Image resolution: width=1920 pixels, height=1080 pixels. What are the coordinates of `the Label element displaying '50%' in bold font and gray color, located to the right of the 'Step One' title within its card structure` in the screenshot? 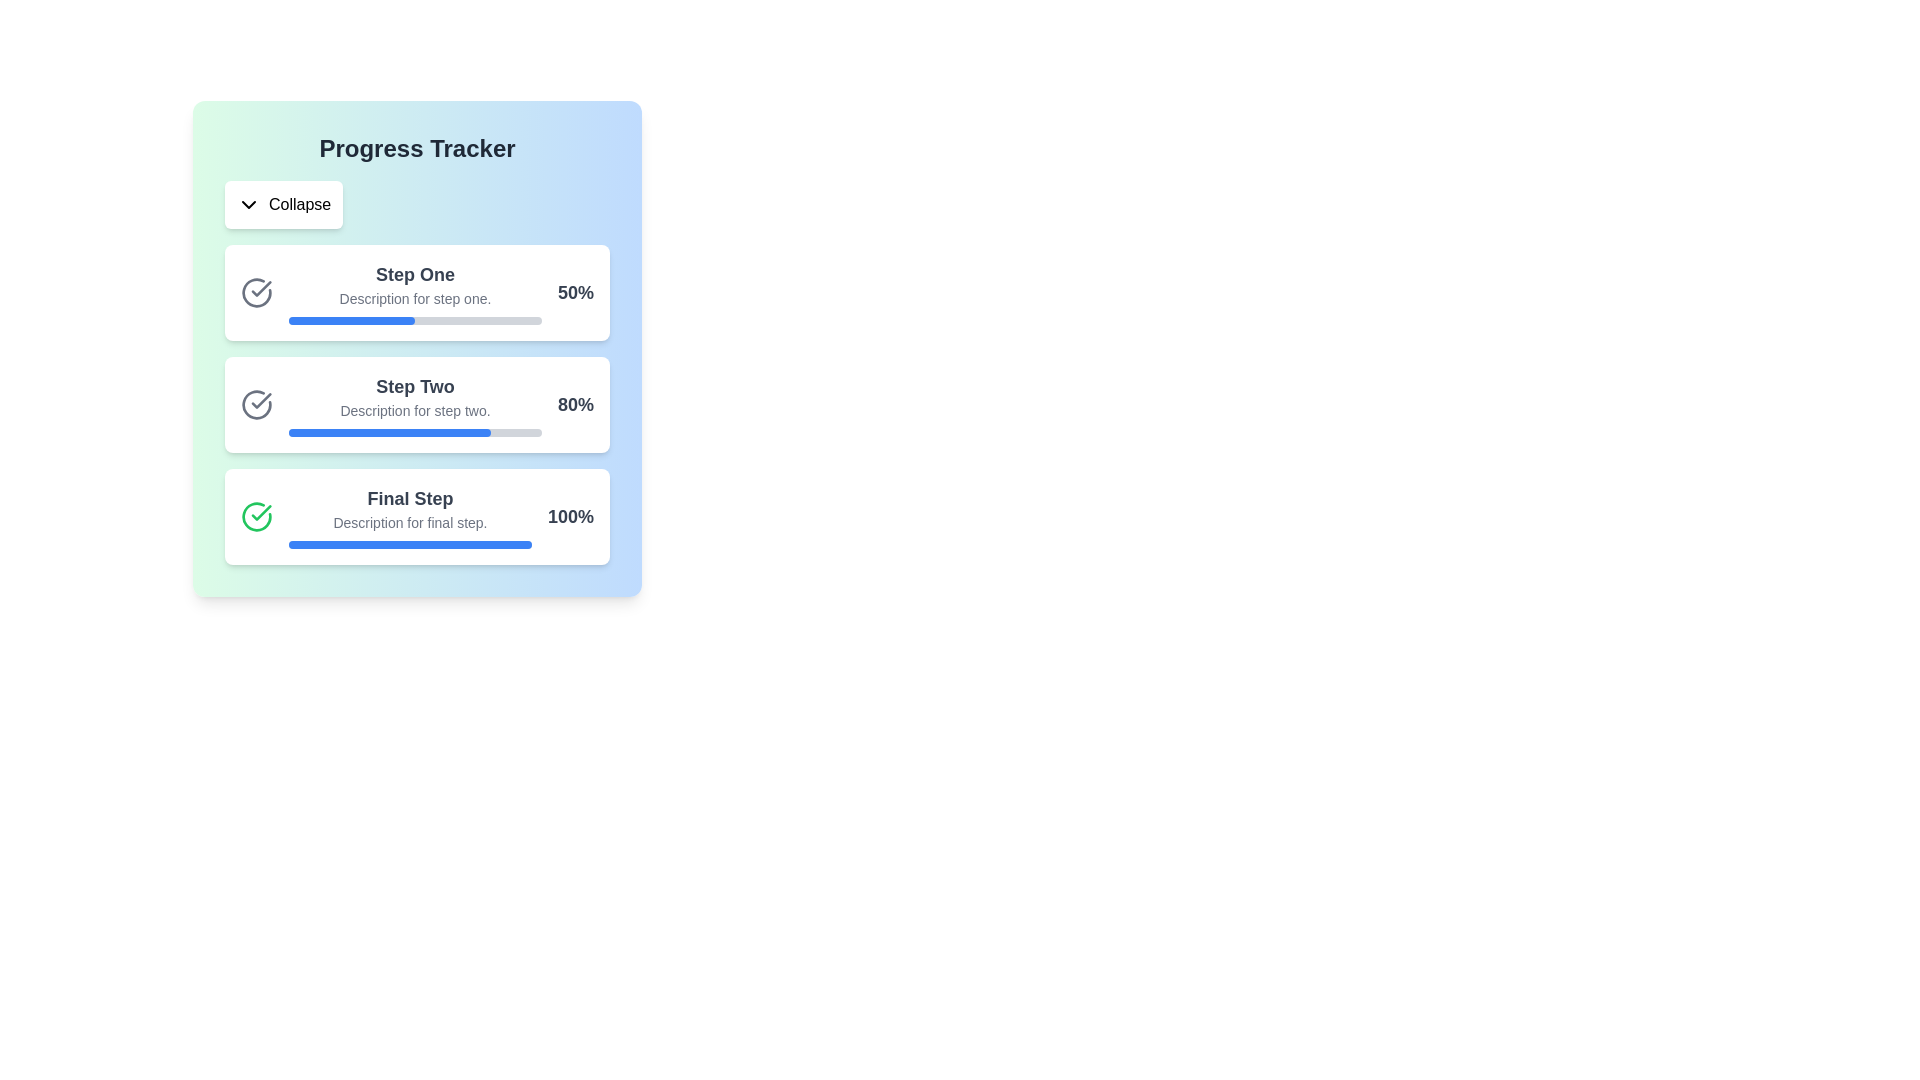 It's located at (575, 293).